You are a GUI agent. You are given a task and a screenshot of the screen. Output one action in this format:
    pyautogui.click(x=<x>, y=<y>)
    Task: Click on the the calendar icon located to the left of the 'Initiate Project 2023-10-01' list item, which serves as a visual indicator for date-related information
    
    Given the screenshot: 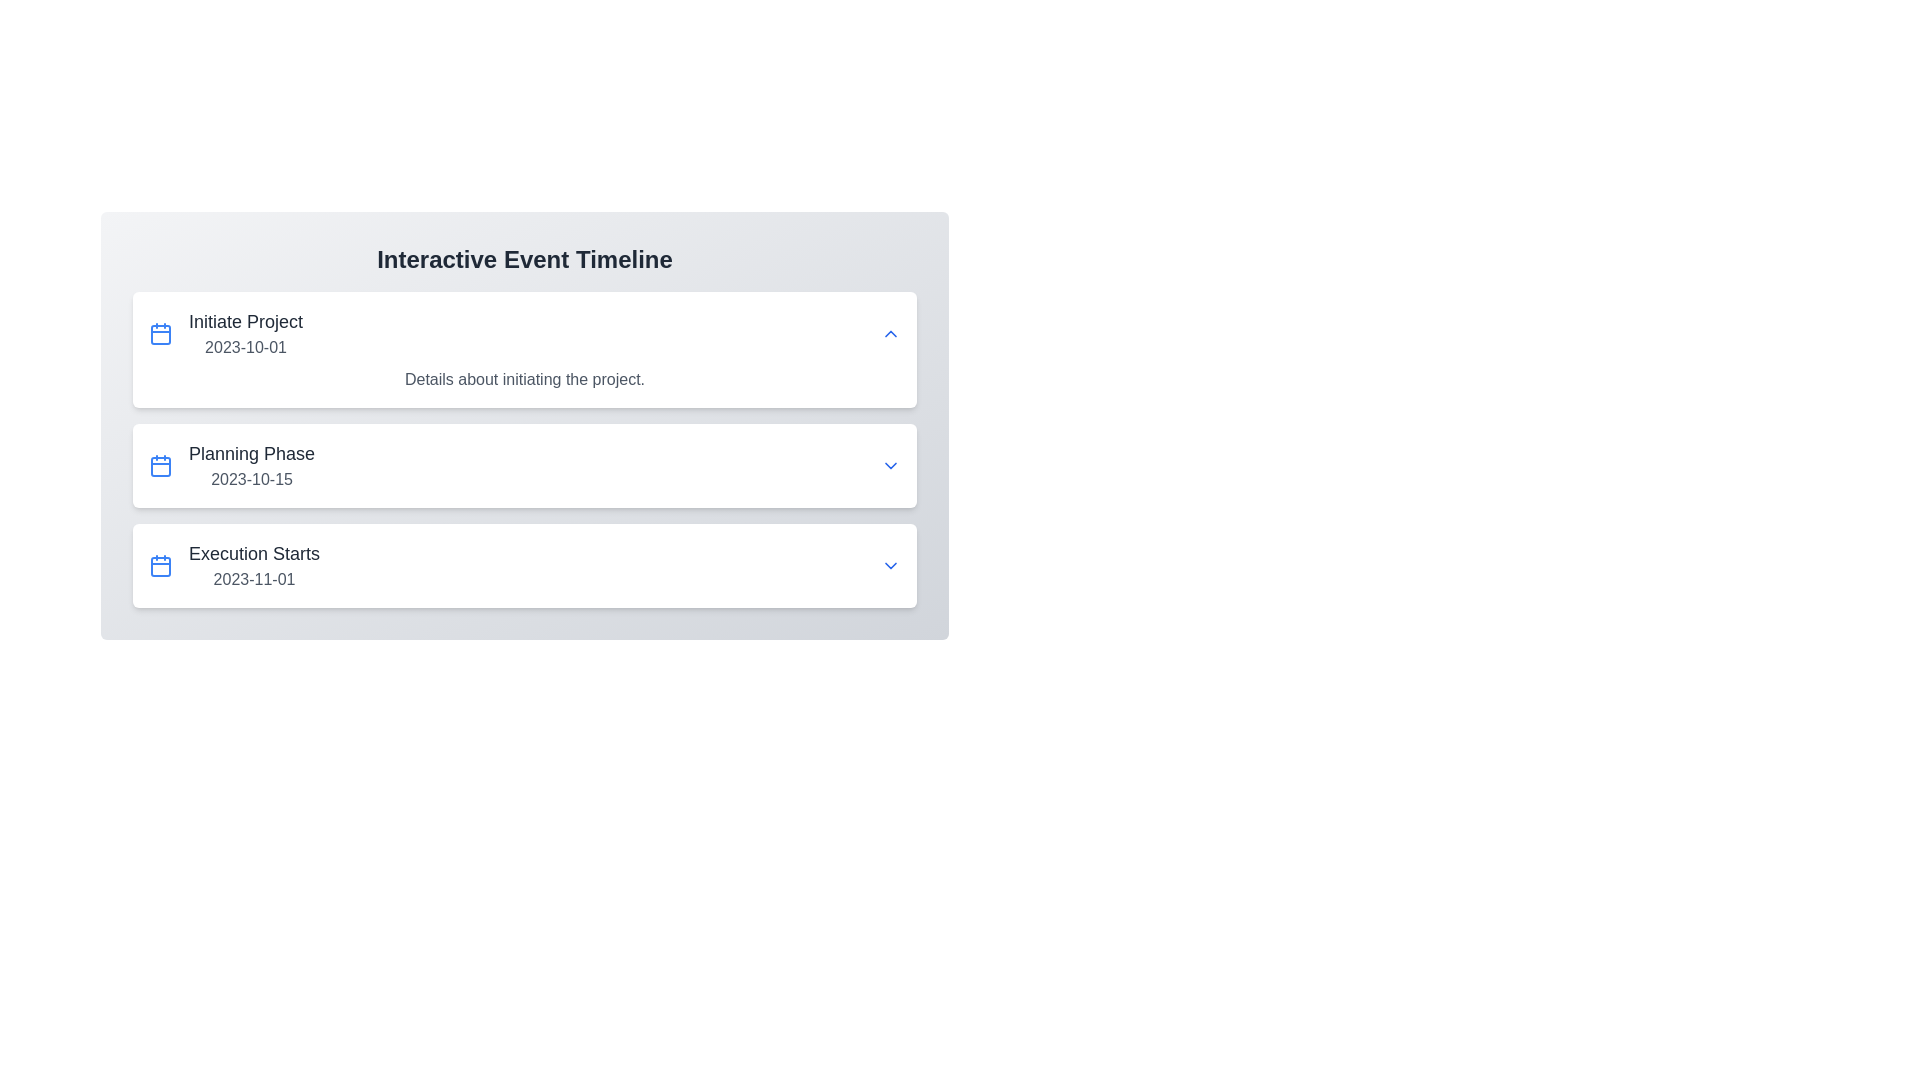 What is the action you would take?
    pyautogui.click(x=161, y=333)
    